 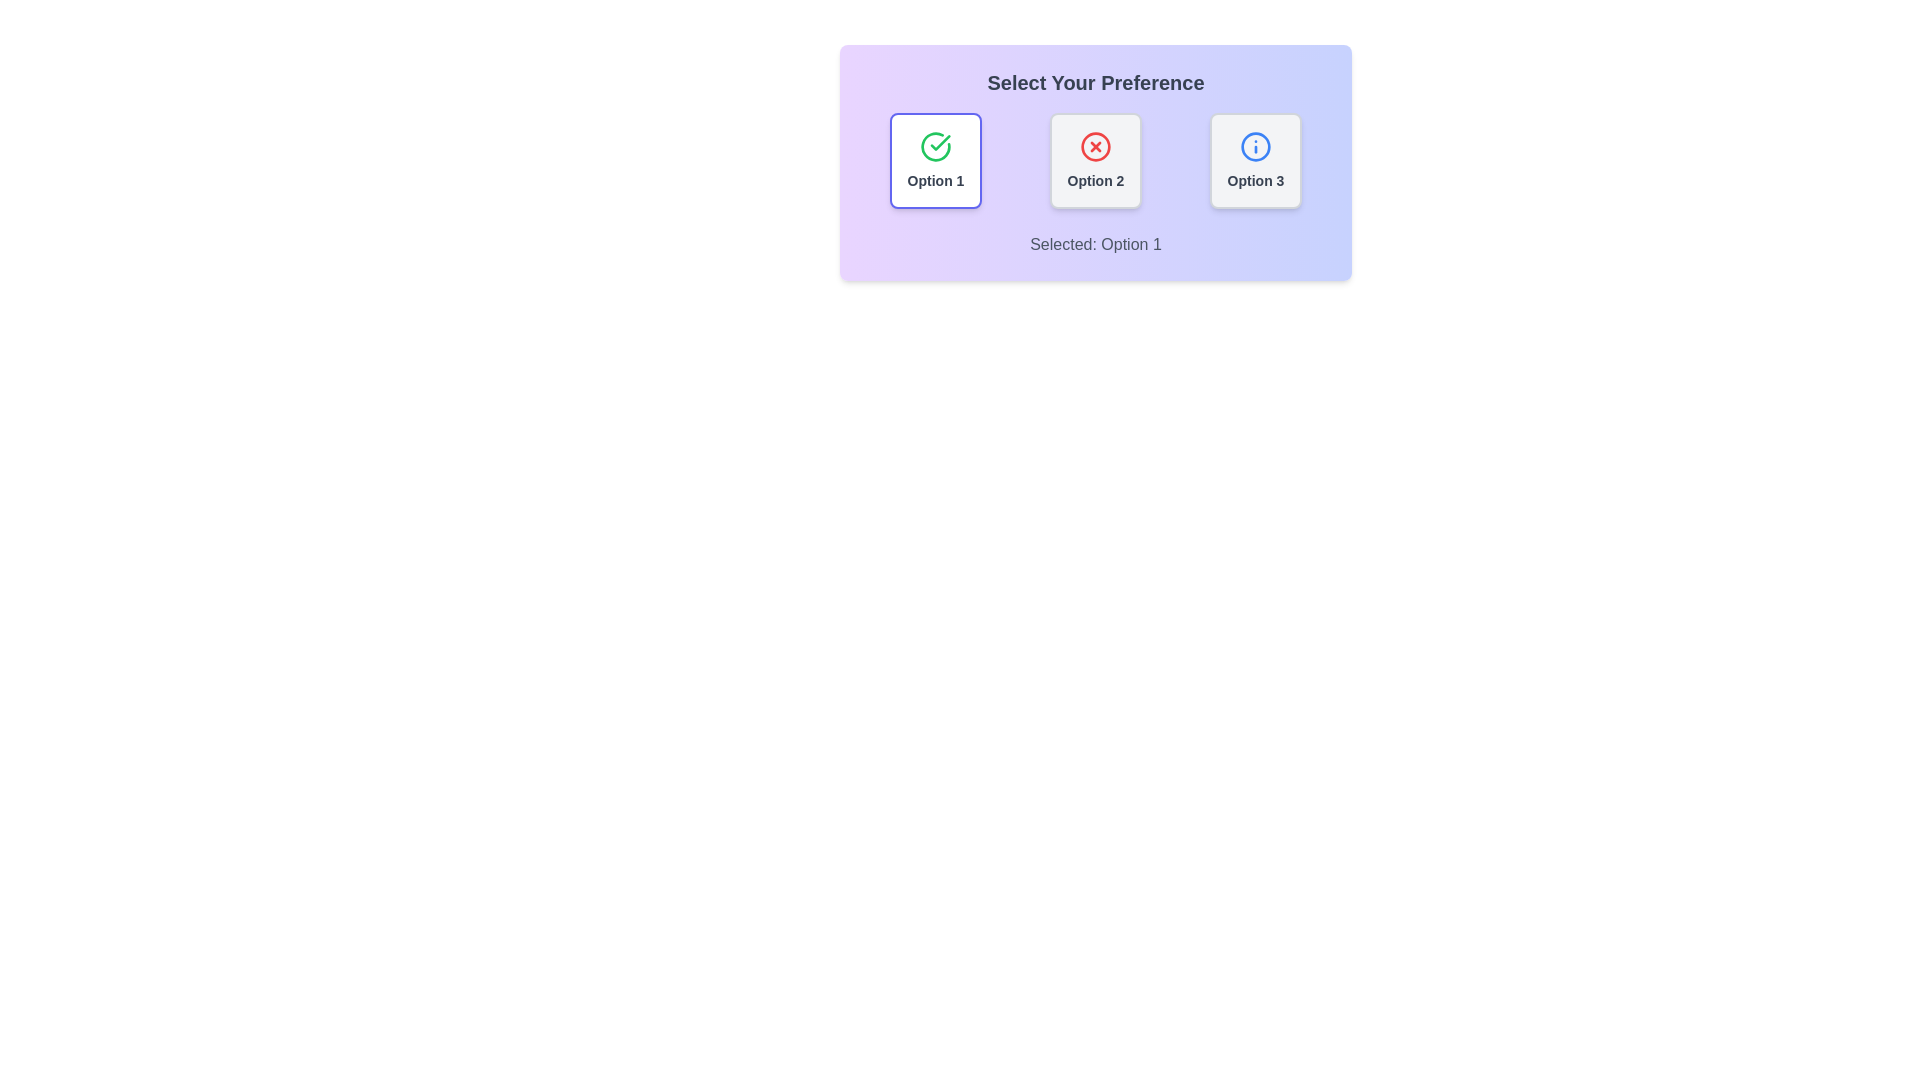 What do you see at coordinates (1255, 160) in the screenshot?
I see `the button corresponding to Option 3 to select it` at bounding box center [1255, 160].